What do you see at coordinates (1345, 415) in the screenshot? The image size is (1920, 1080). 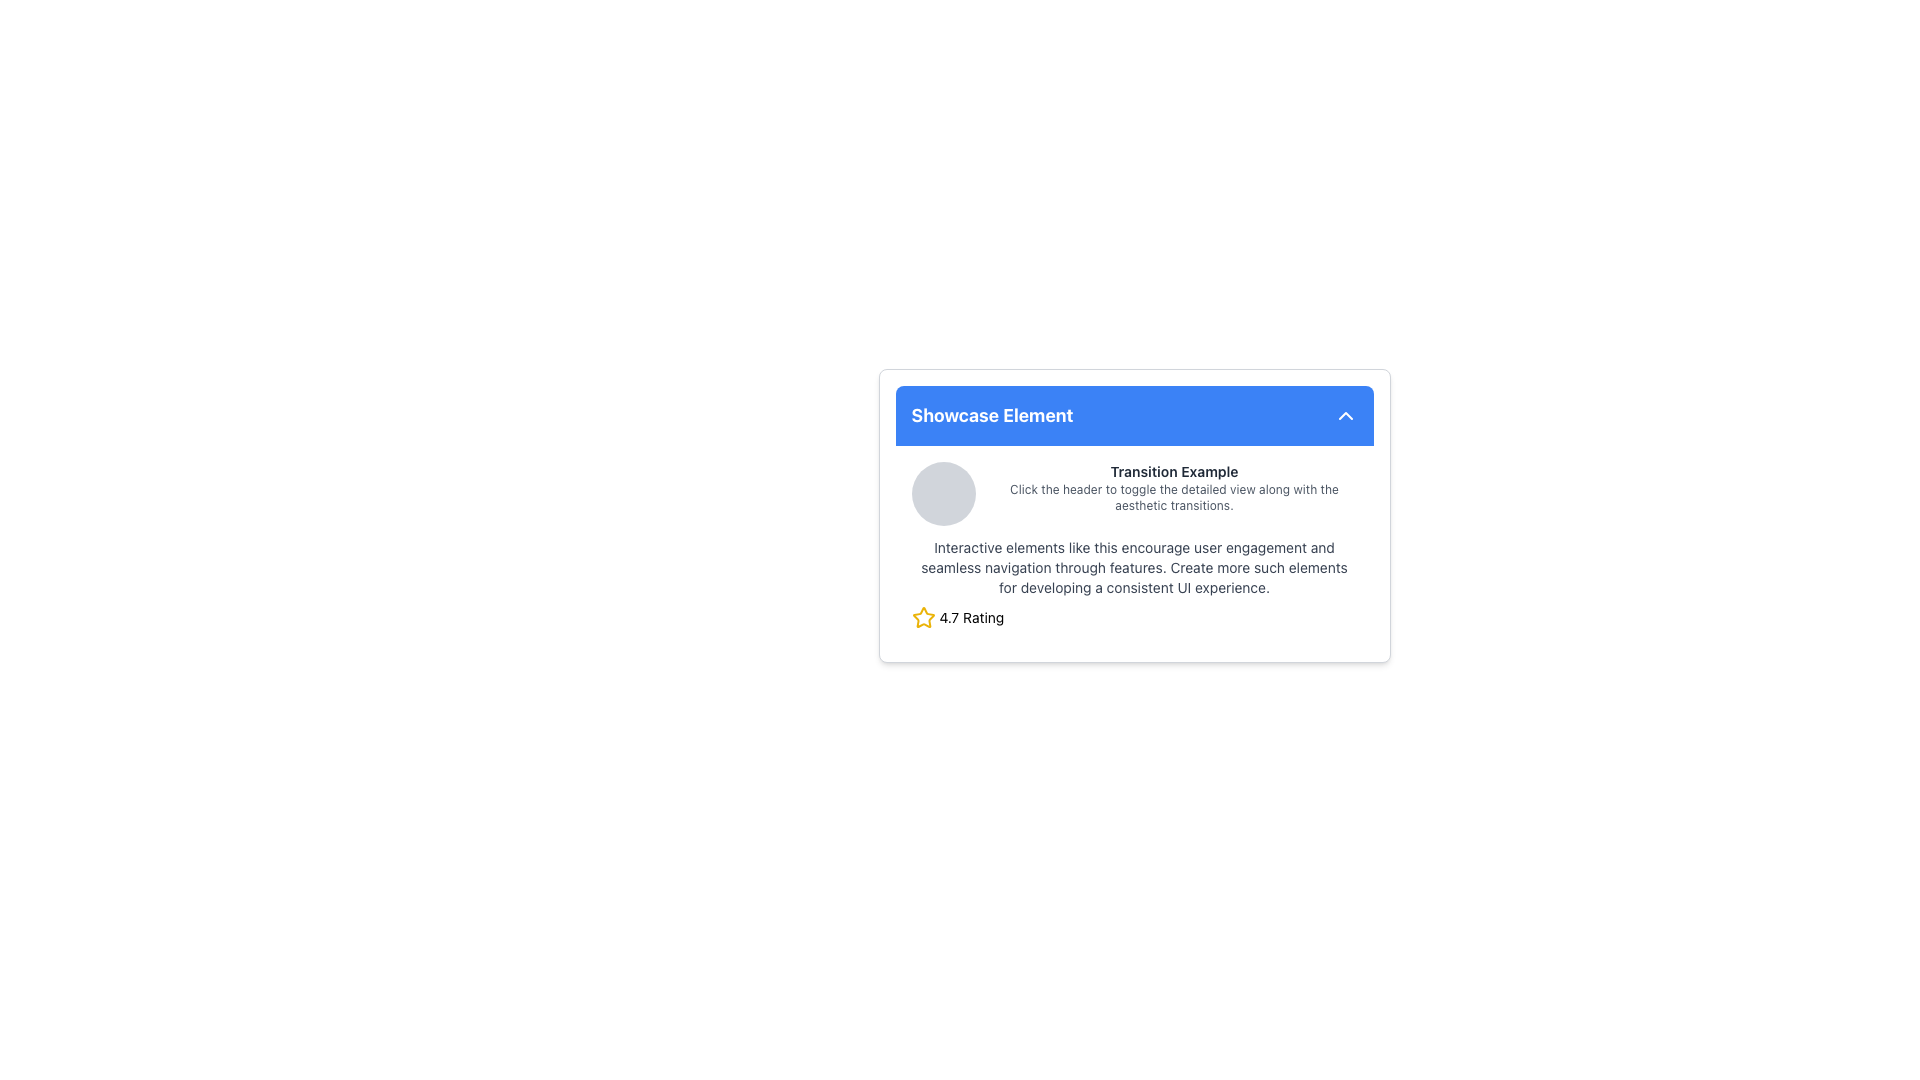 I see `the toggle icon located at the top-right corner of the blue header section of the card, adjacent to the 'Showcase Element' label` at bounding box center [1345, 415].